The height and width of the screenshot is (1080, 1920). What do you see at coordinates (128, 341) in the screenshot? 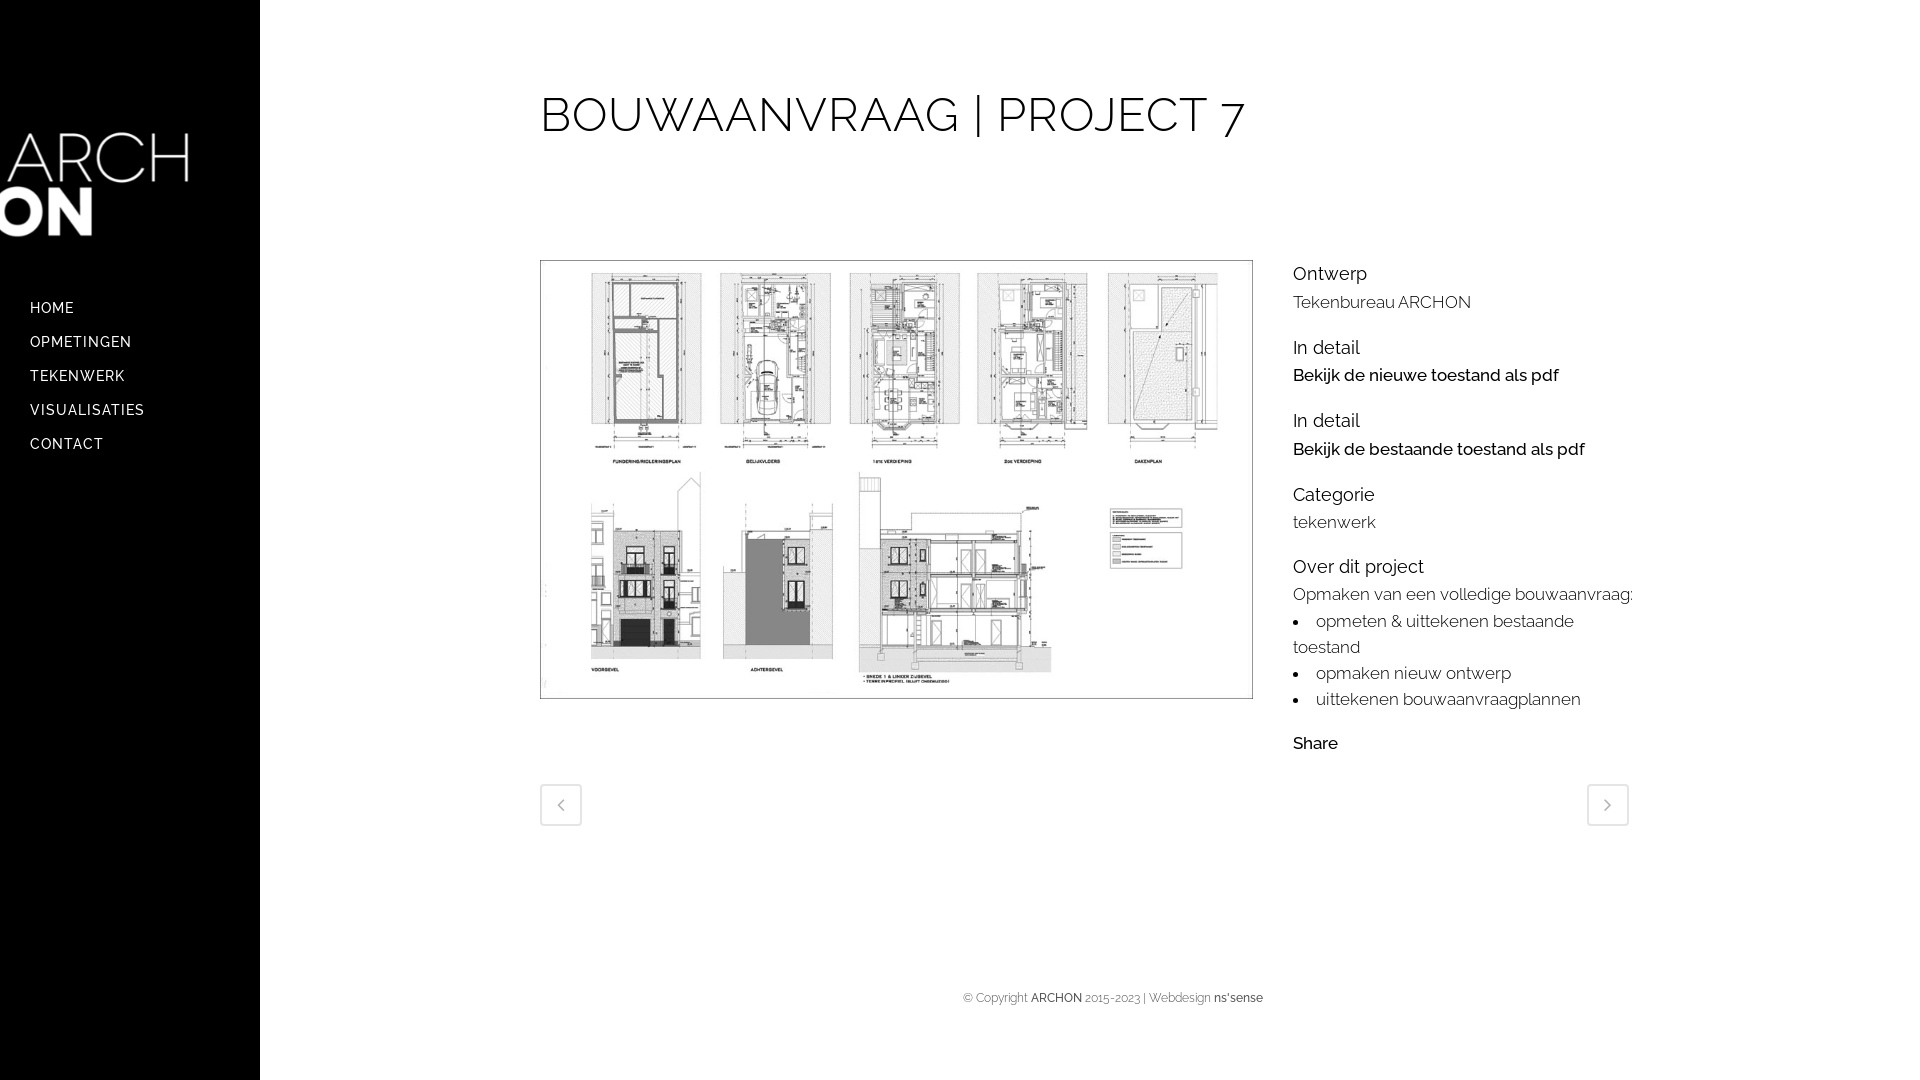
I see `'OPMETINGEN'` at bounding box center [128, 341].